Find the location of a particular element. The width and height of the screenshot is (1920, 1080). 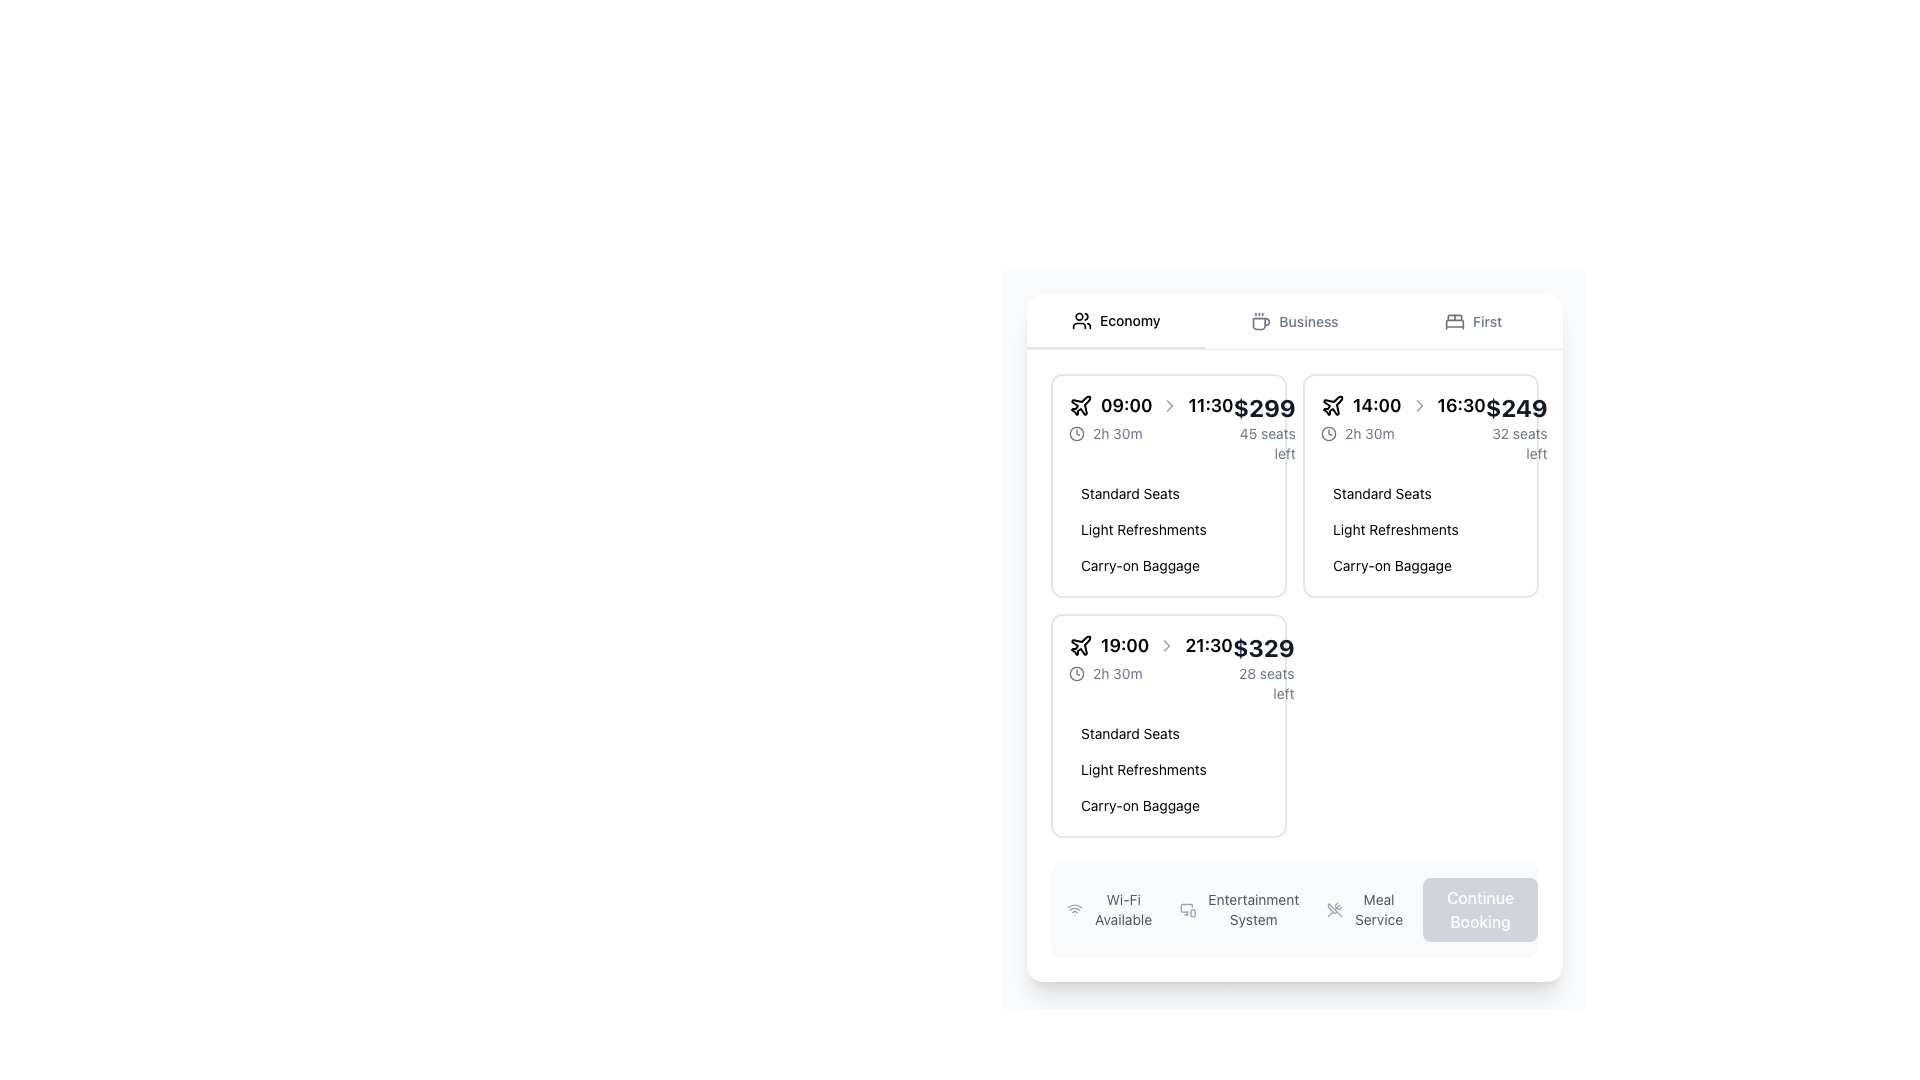

the text label displaying 'Business' in the horizontal navigation bar for travel class selection is located at coordinates (1309, 320).